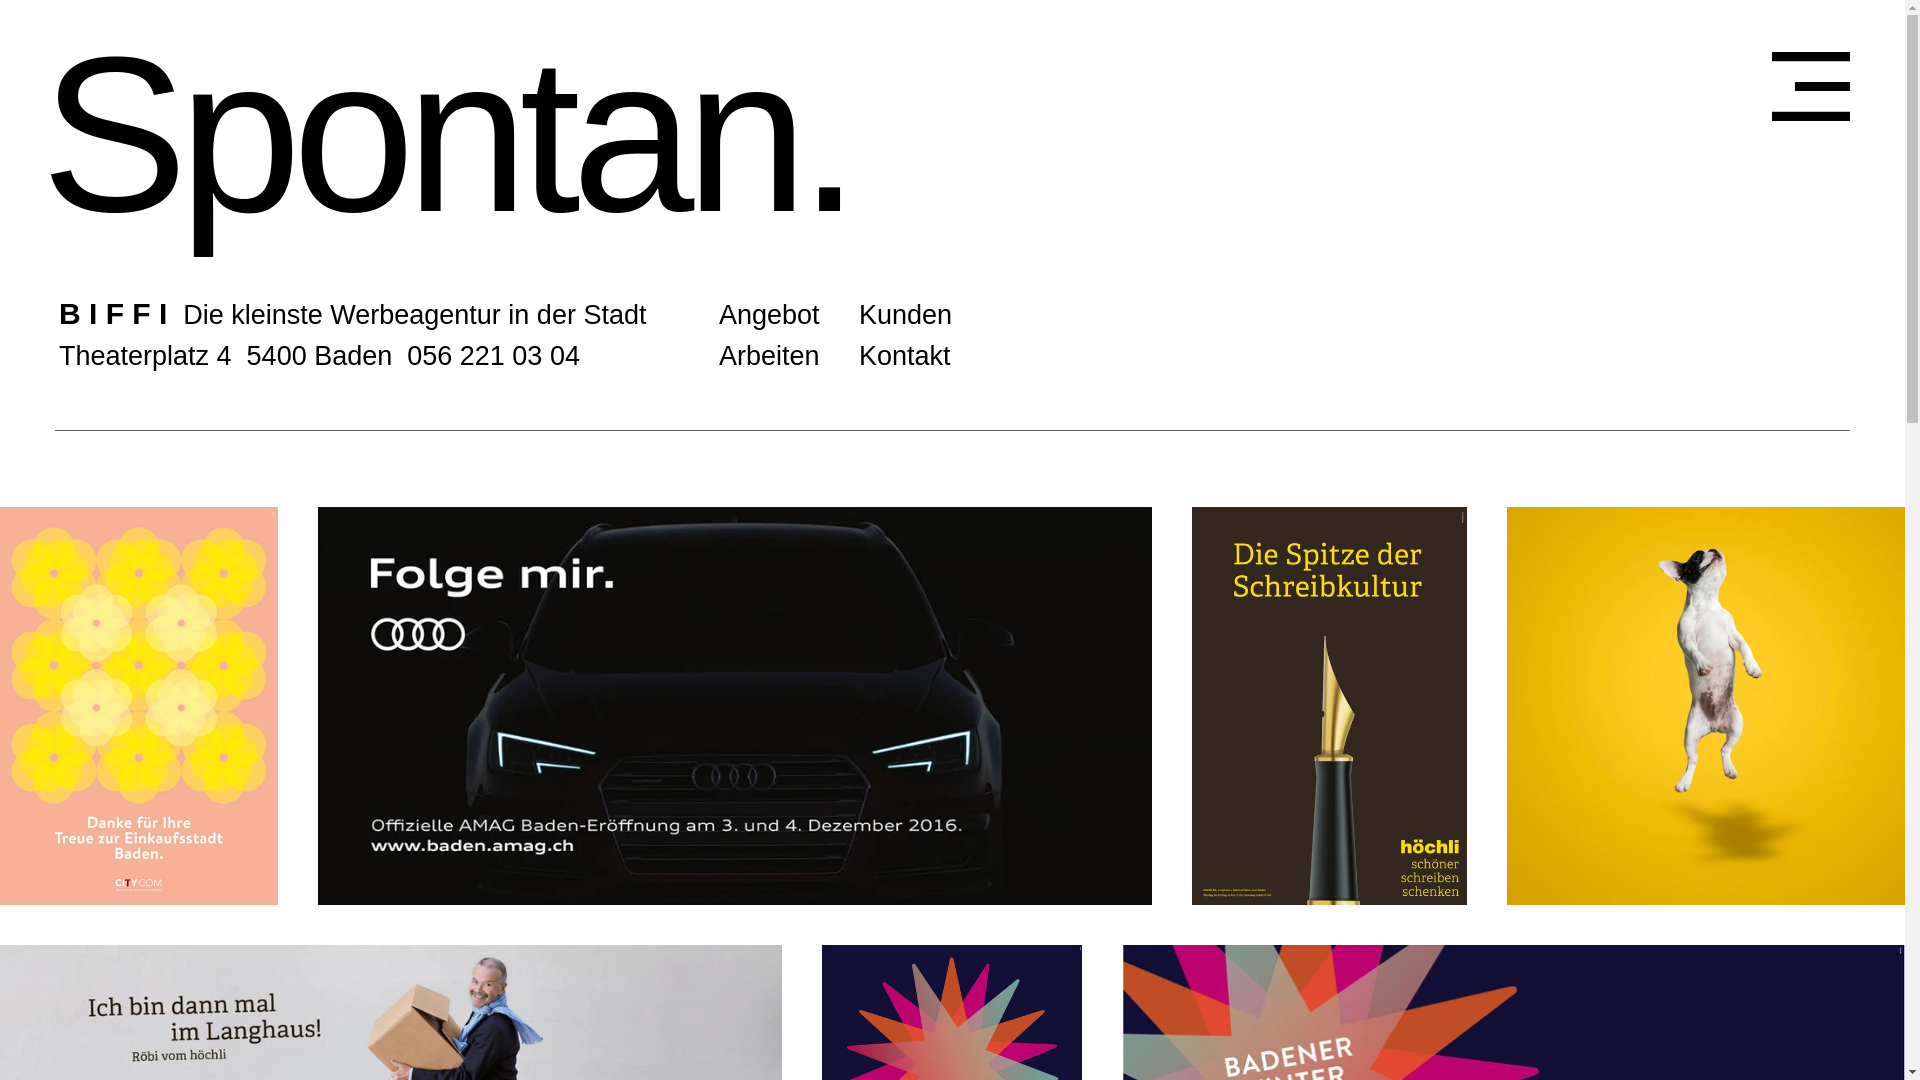 The width and height of the screenshot is (1920, 1080). Describe the element at coordinates (768, 353) in the screenshot. I see `'Arbeiten'` at that location.